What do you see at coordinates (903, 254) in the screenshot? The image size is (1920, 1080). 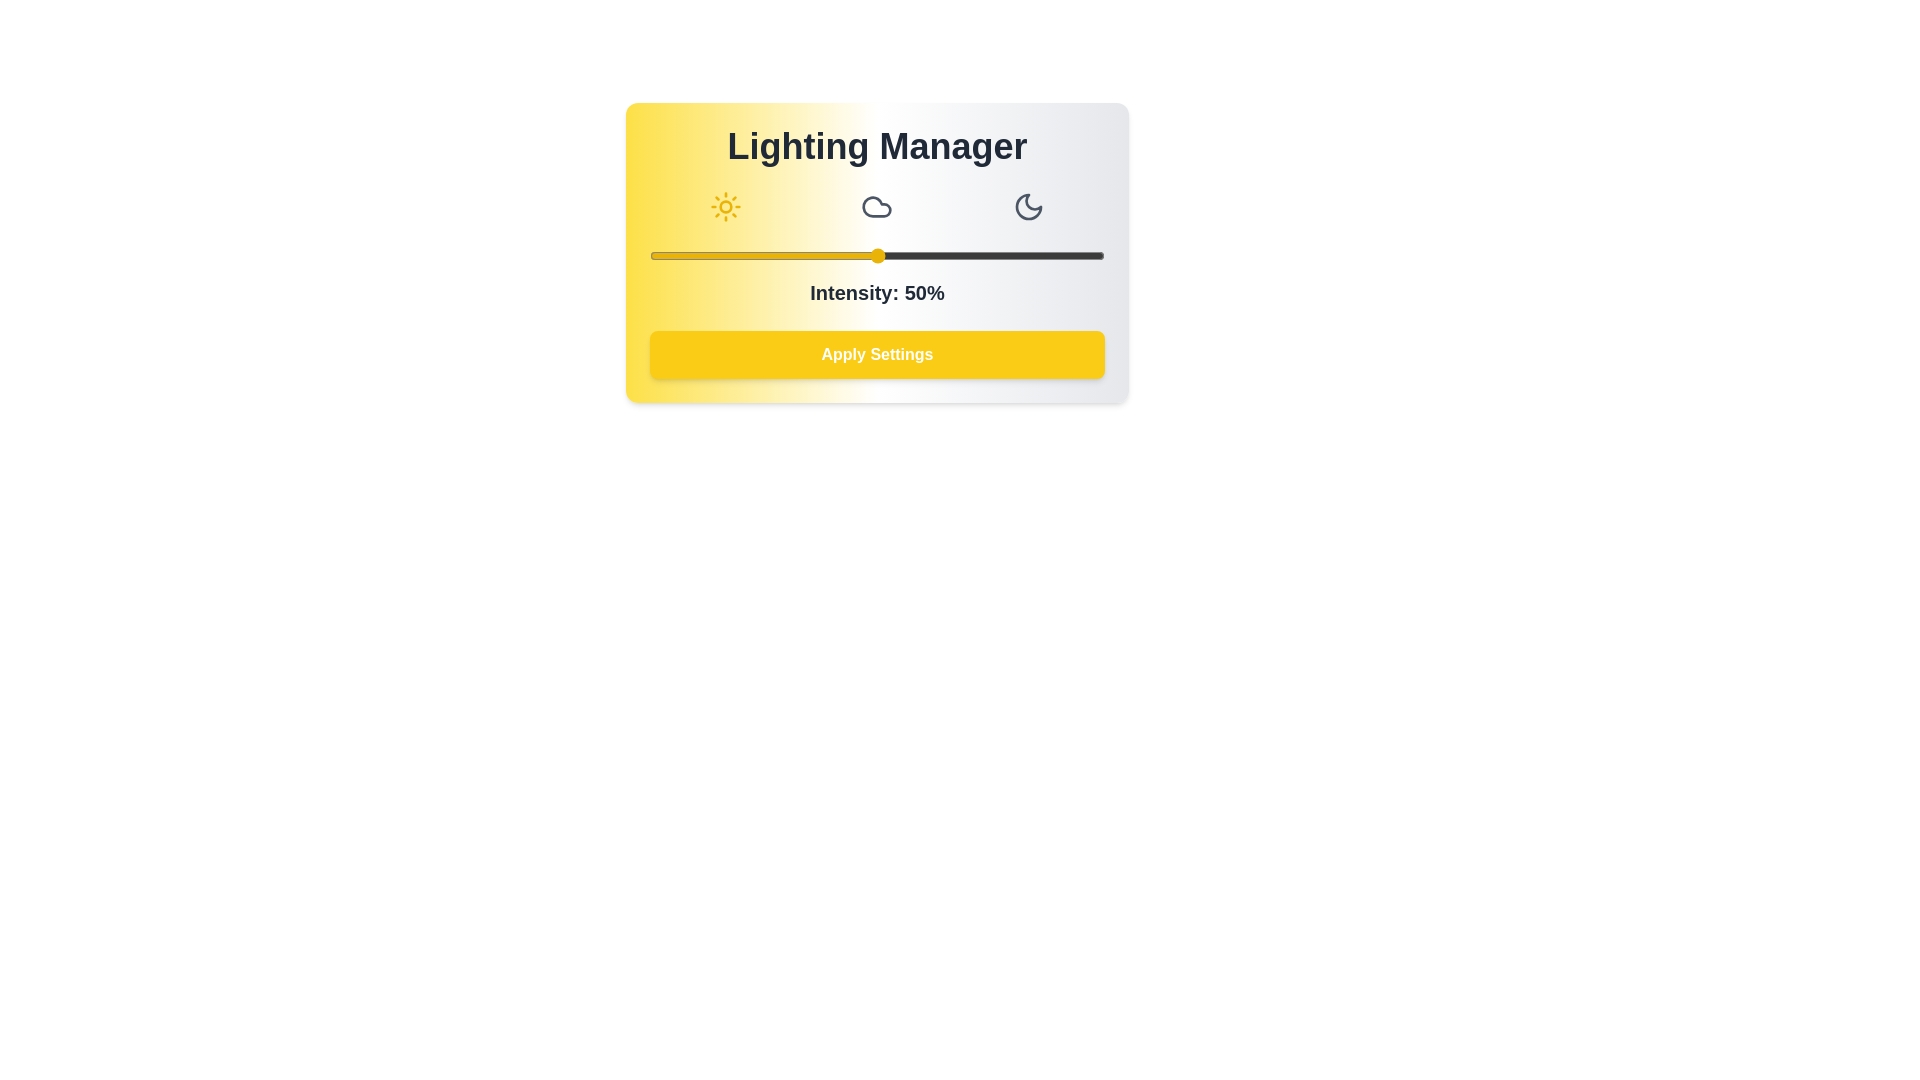 I see `the light intensity slider to 56%` at bounding box center [903, 254].